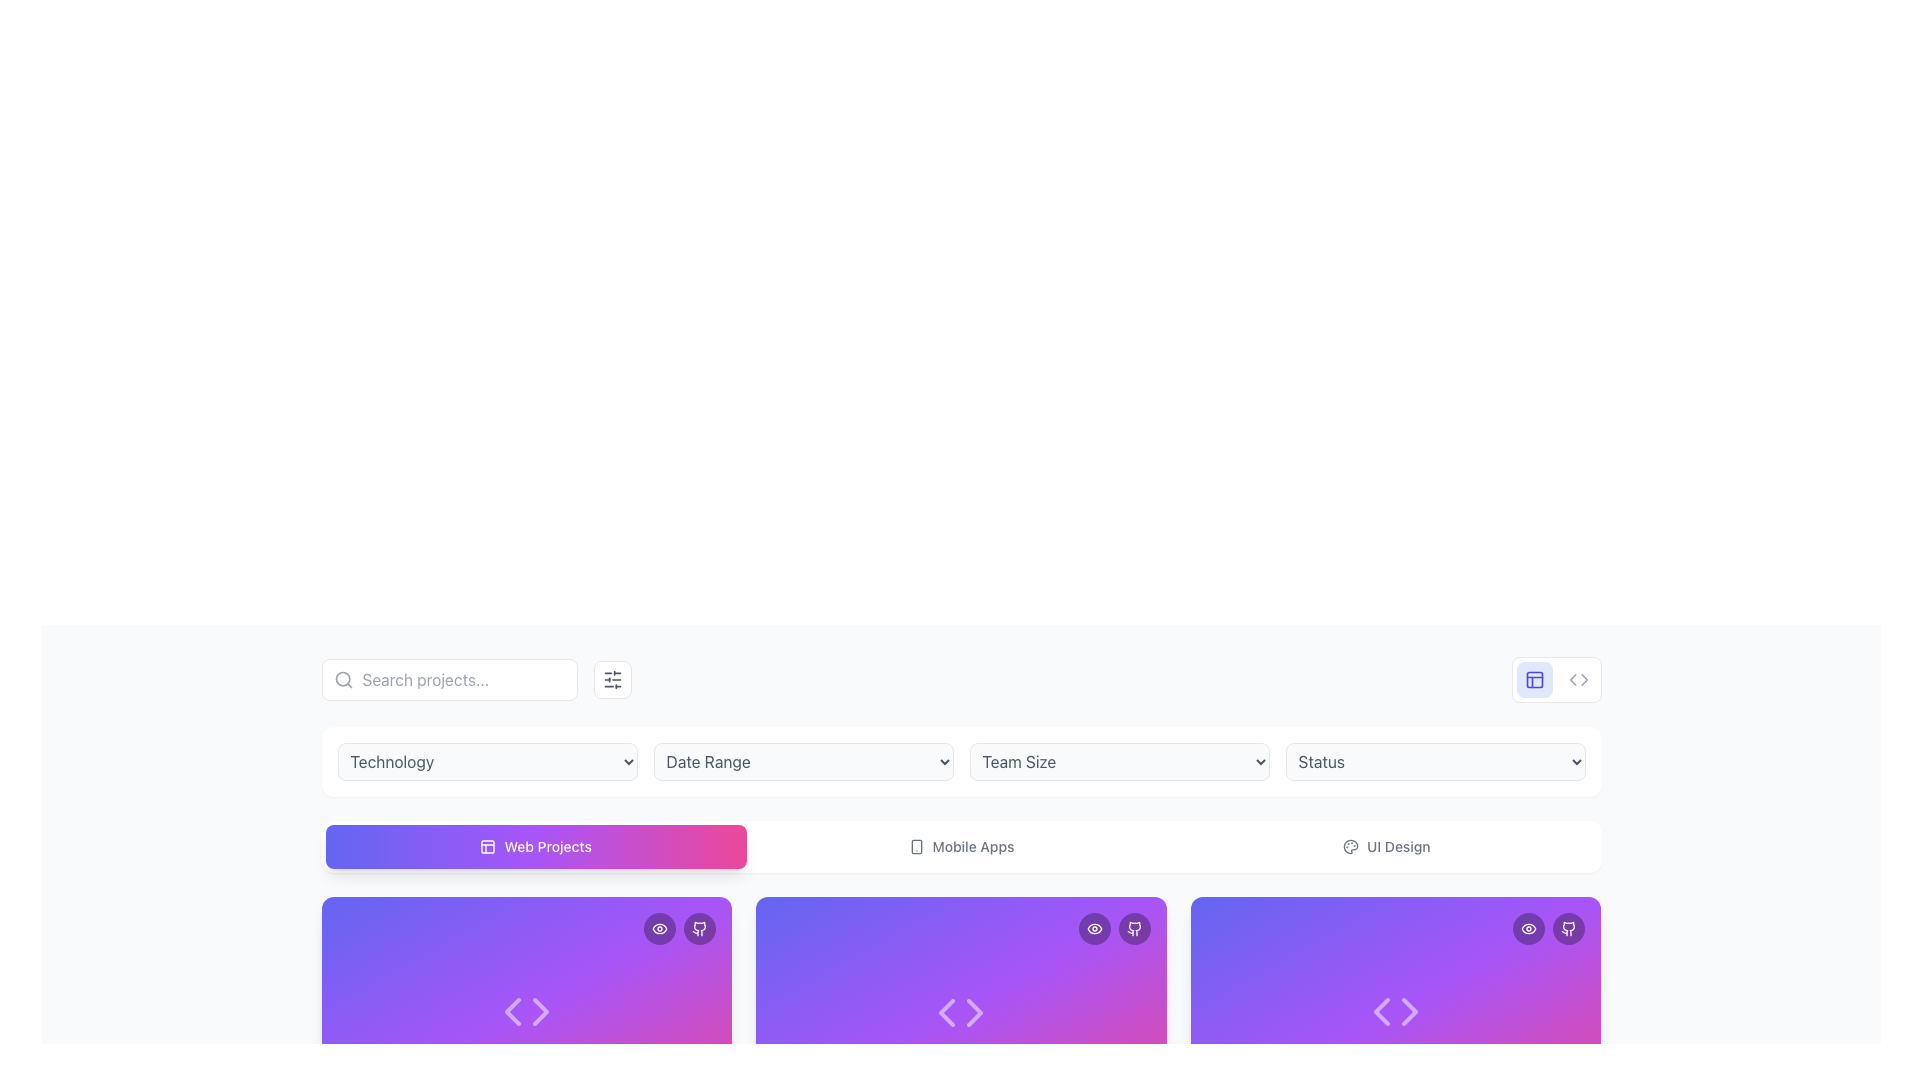 The width and height of the screenshot is (1920, 1080). I want to click on the button with an icon located in the upper-right area of a card, so click(1528, 929).